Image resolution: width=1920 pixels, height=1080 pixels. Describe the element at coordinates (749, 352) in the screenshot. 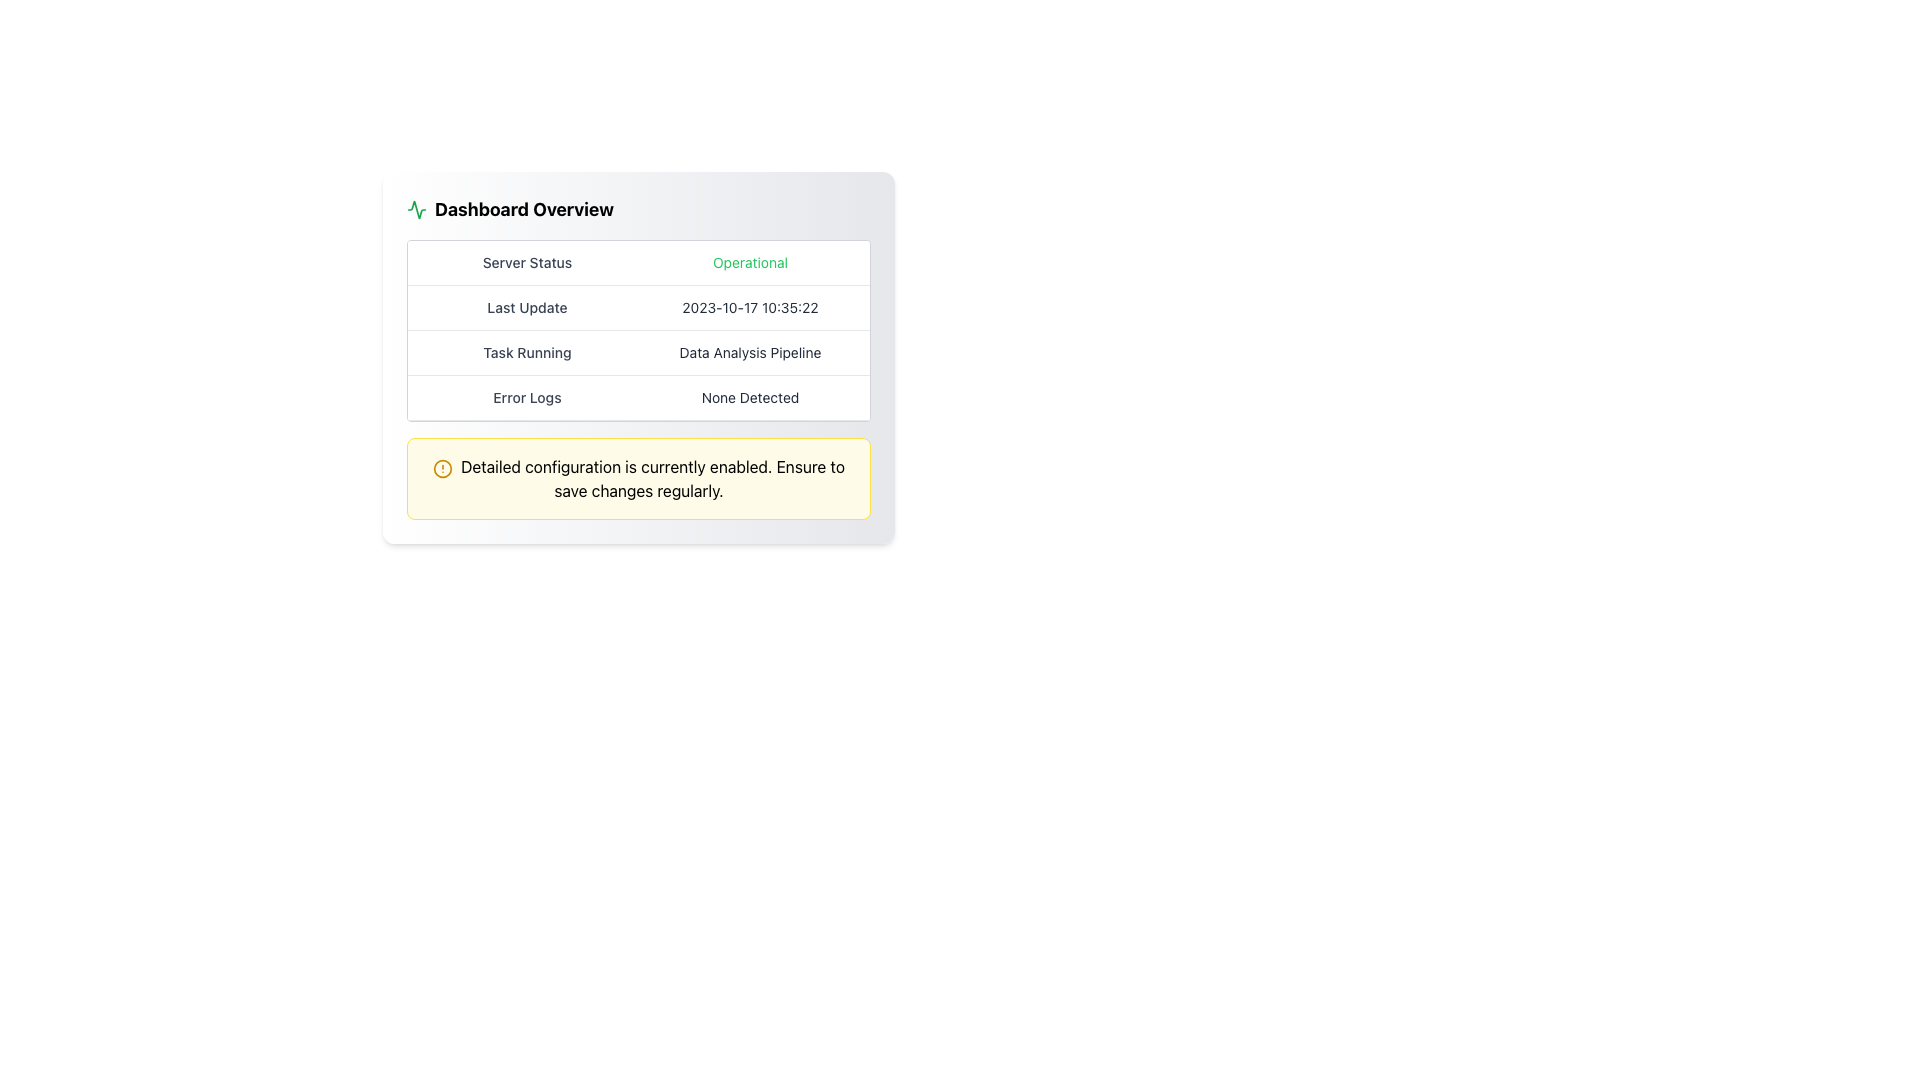

I see `the text label displaying 'Data Analysis Pipeline', which is a small, gray font located in the structured table layout under the 'Dashboard Overview' heading` at that location.